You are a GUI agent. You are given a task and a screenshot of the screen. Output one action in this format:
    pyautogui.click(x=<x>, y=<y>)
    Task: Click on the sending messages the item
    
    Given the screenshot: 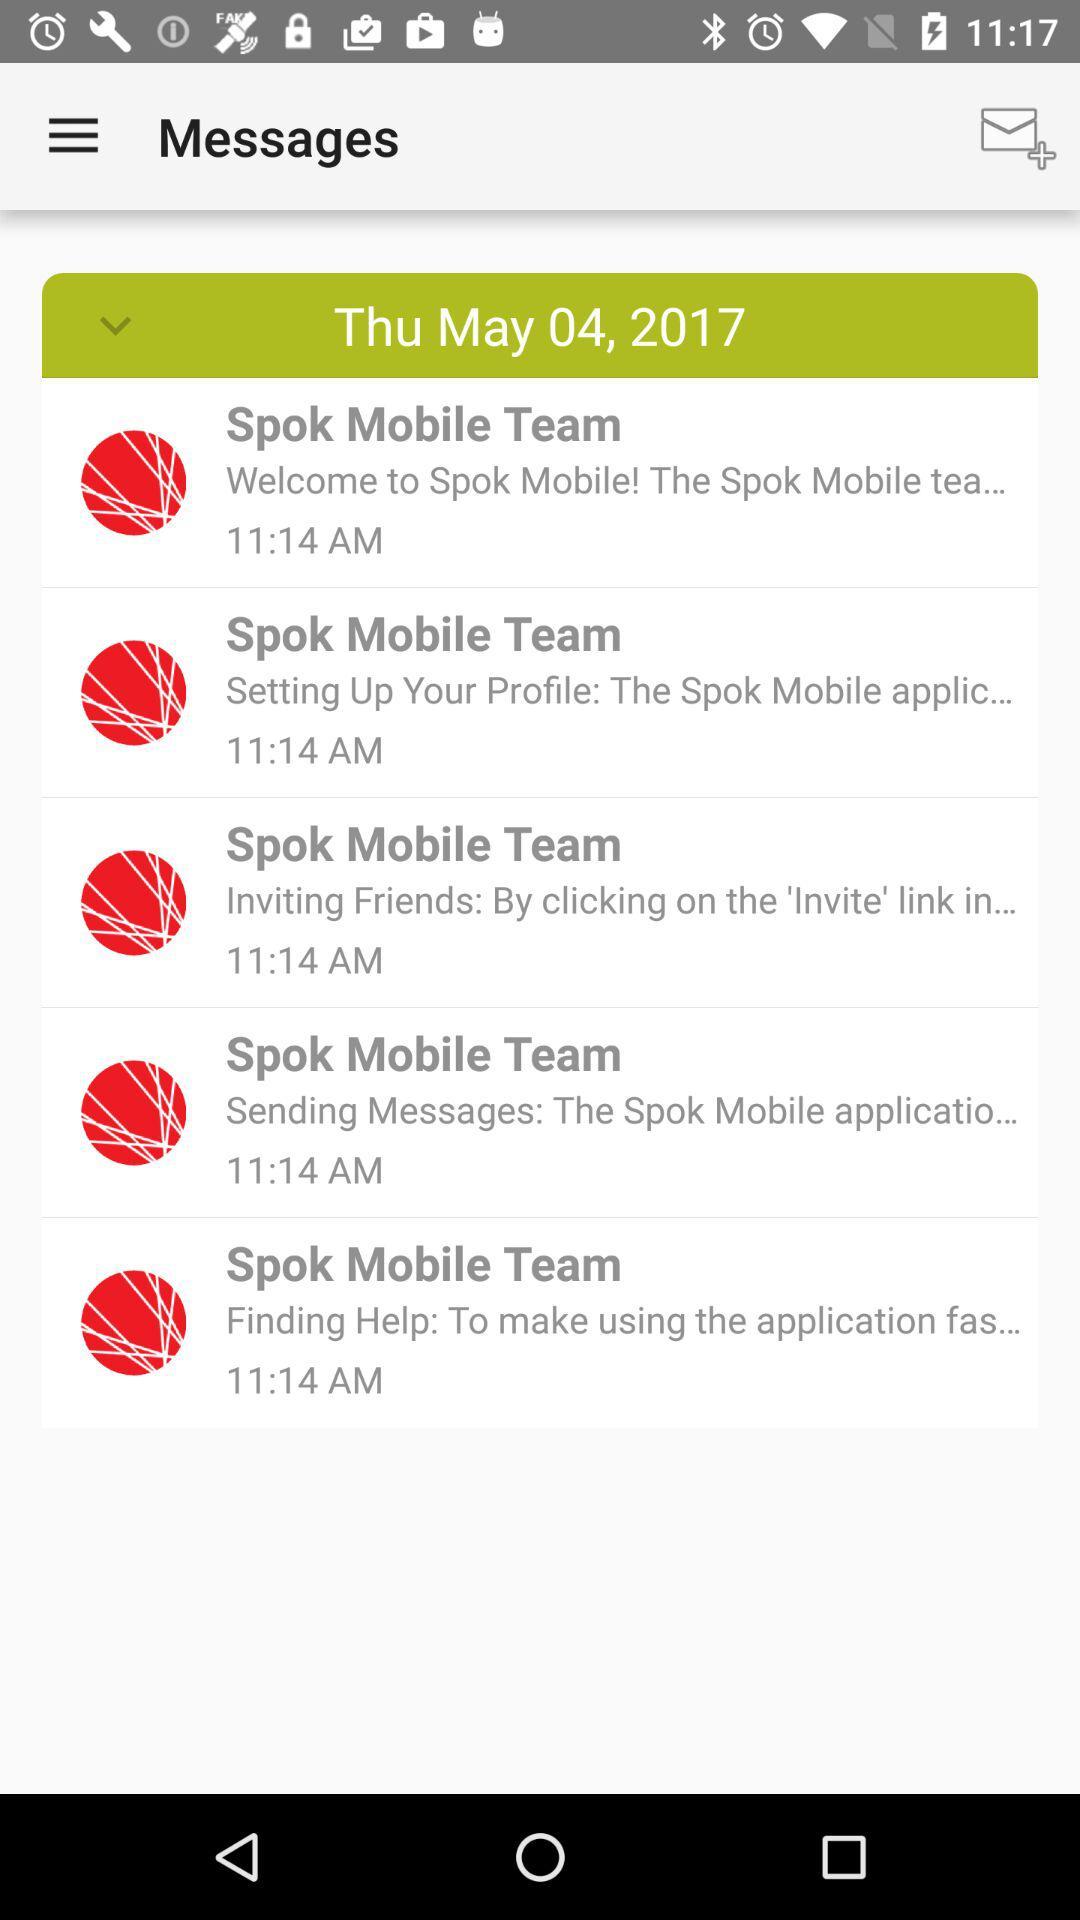 What is the action you would take?
    pyautogui.click(x=624, y=1108)
    